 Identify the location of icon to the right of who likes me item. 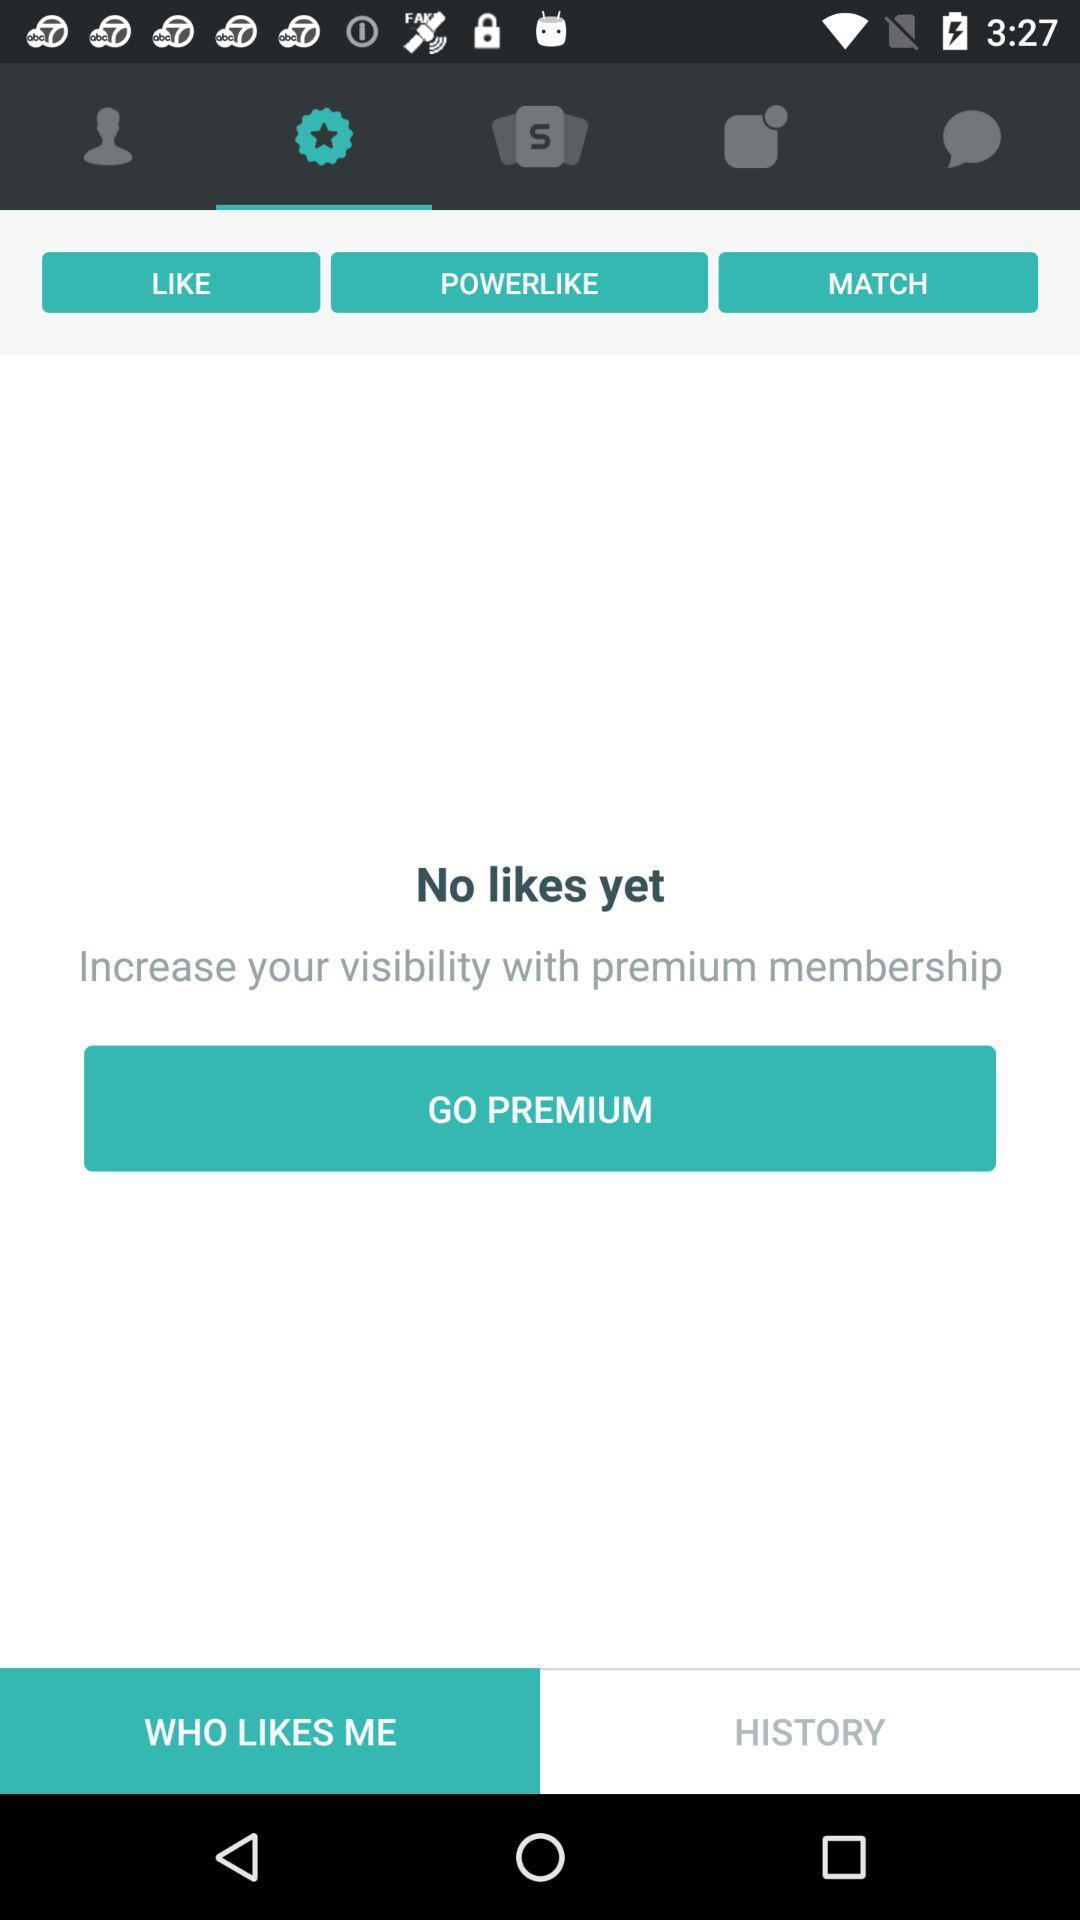
(810, 1730).